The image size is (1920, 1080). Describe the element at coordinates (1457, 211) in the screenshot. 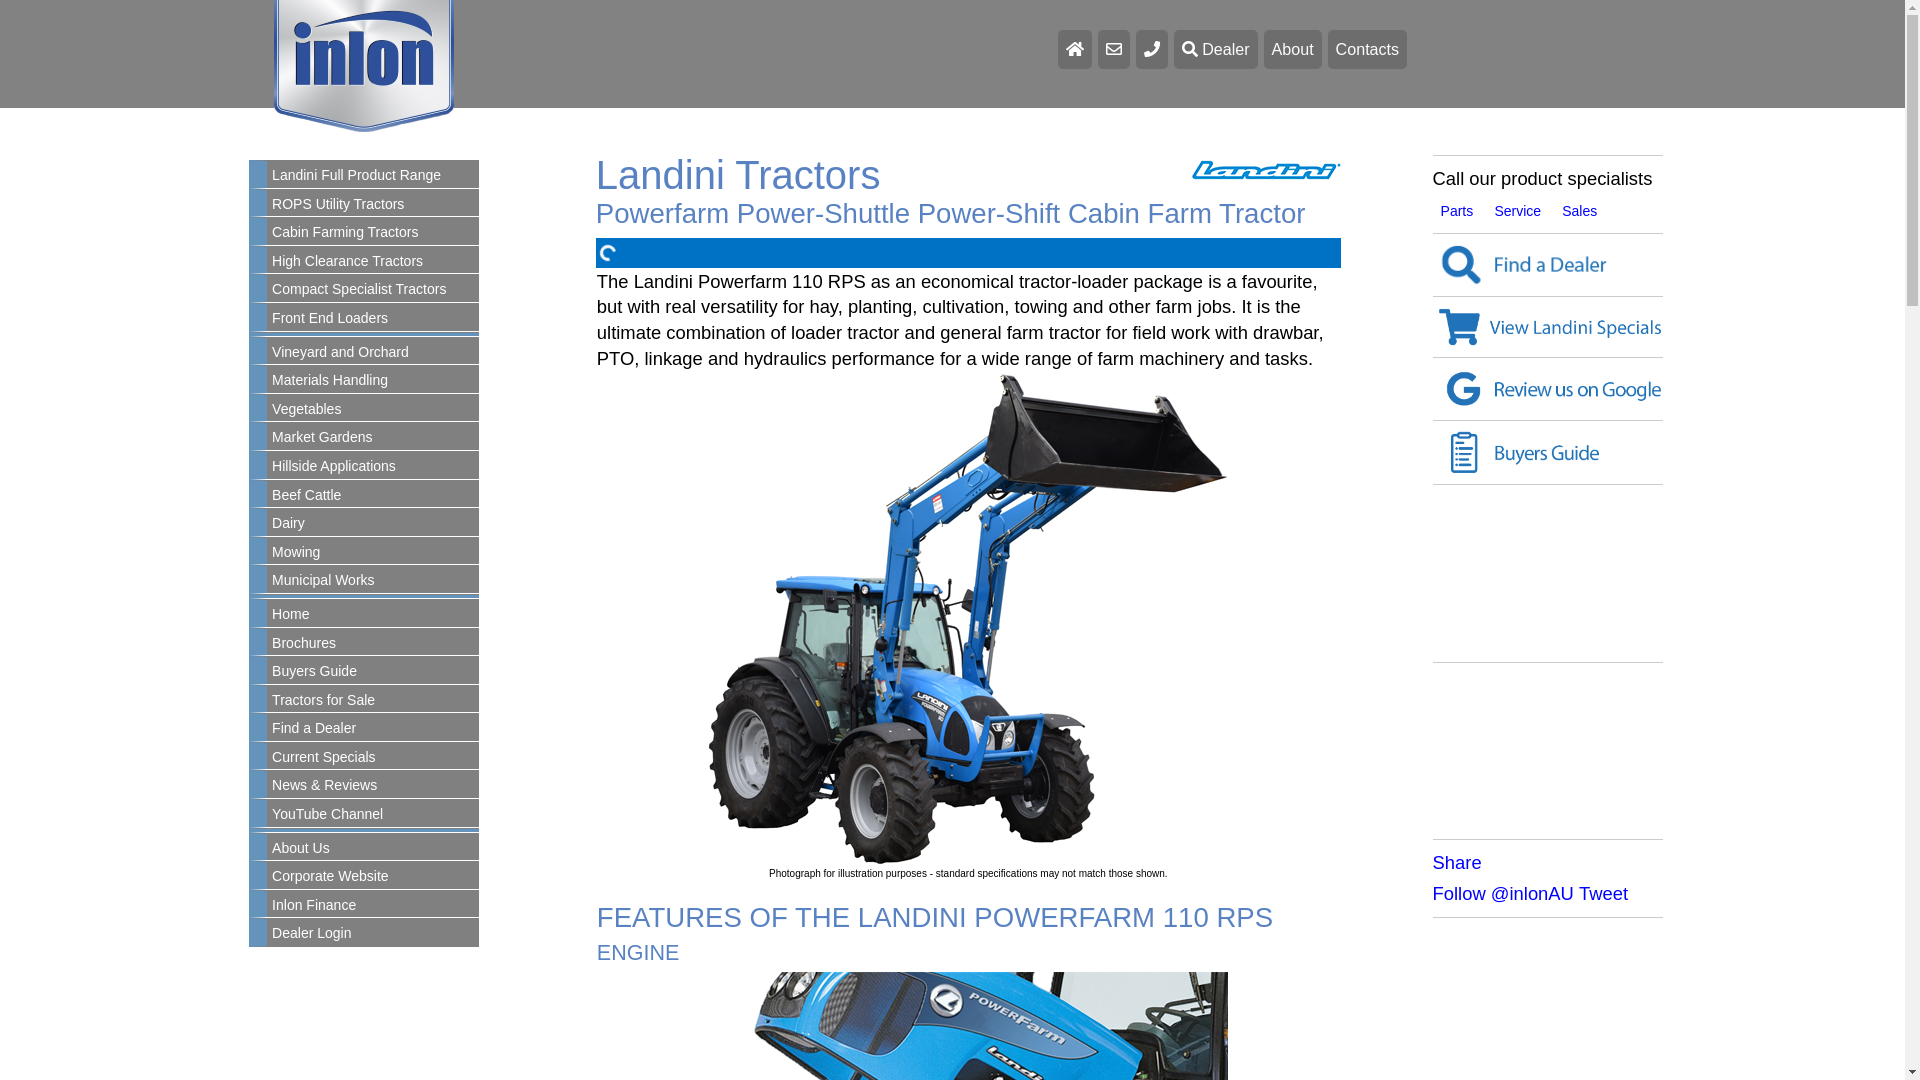

I see `'Parts'` at that location.